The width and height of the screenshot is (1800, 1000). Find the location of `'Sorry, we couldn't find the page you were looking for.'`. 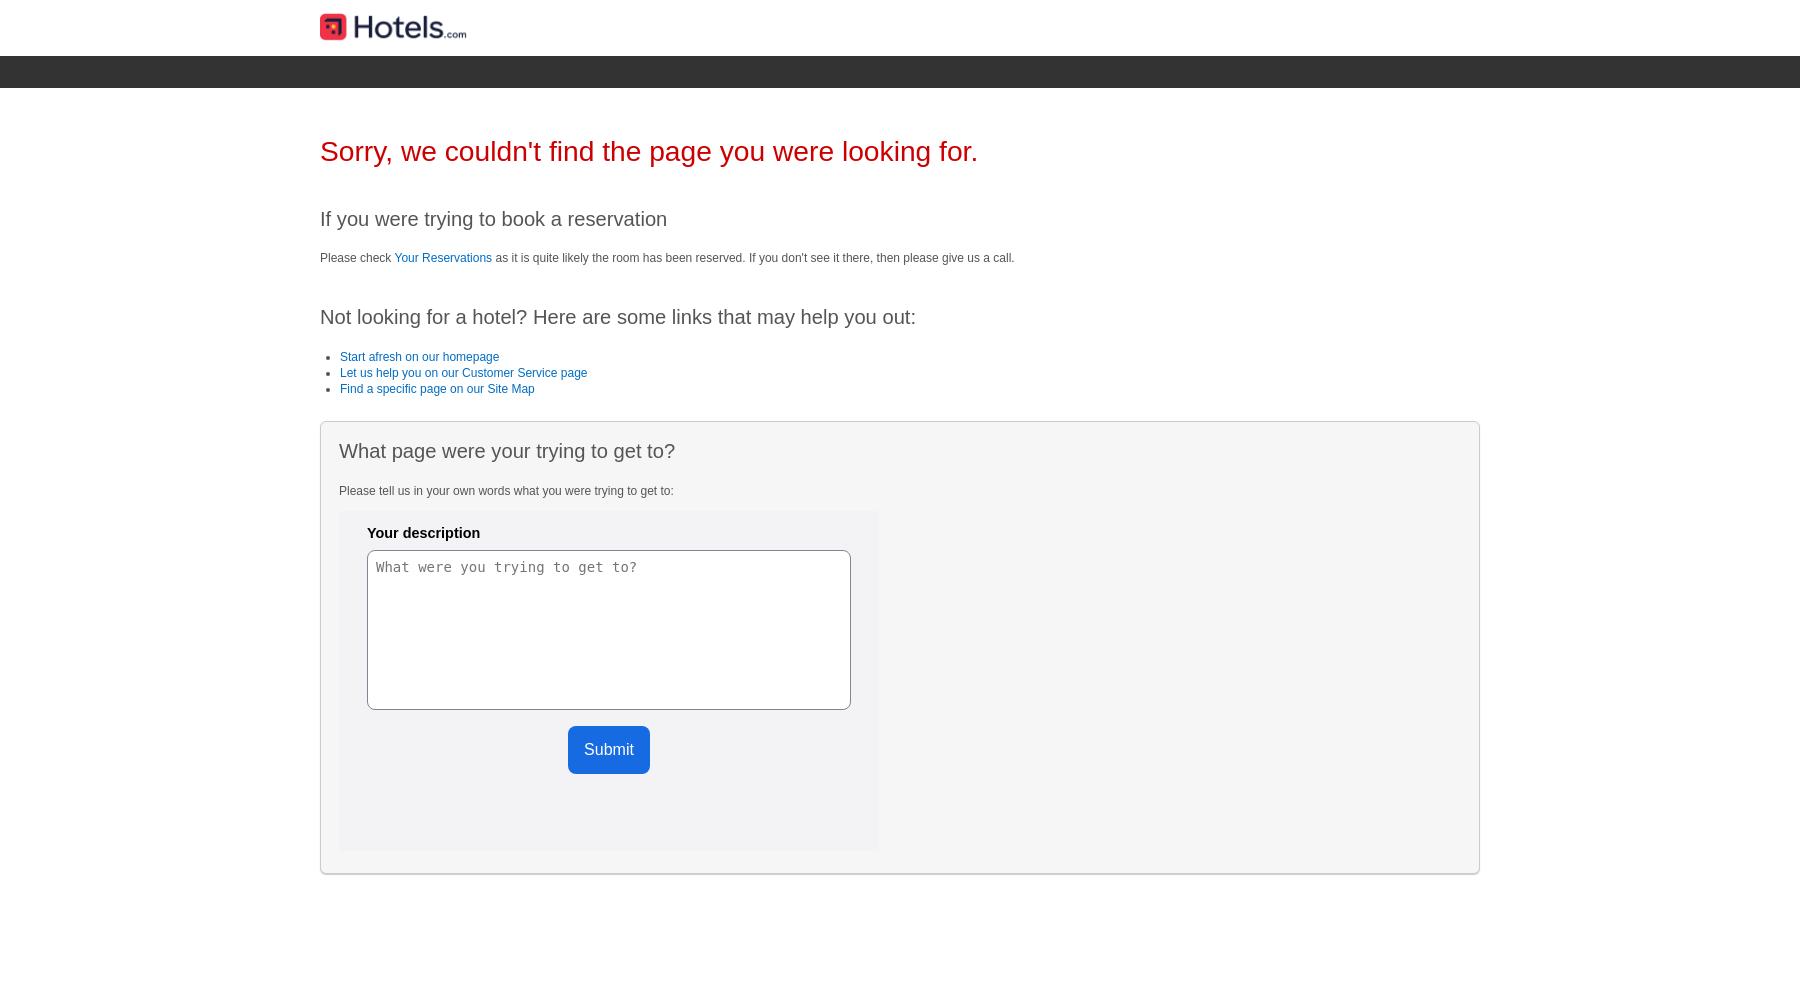

'Sorry, we couldn't find the page you were looking for.' is located at coordinates (649, 151).